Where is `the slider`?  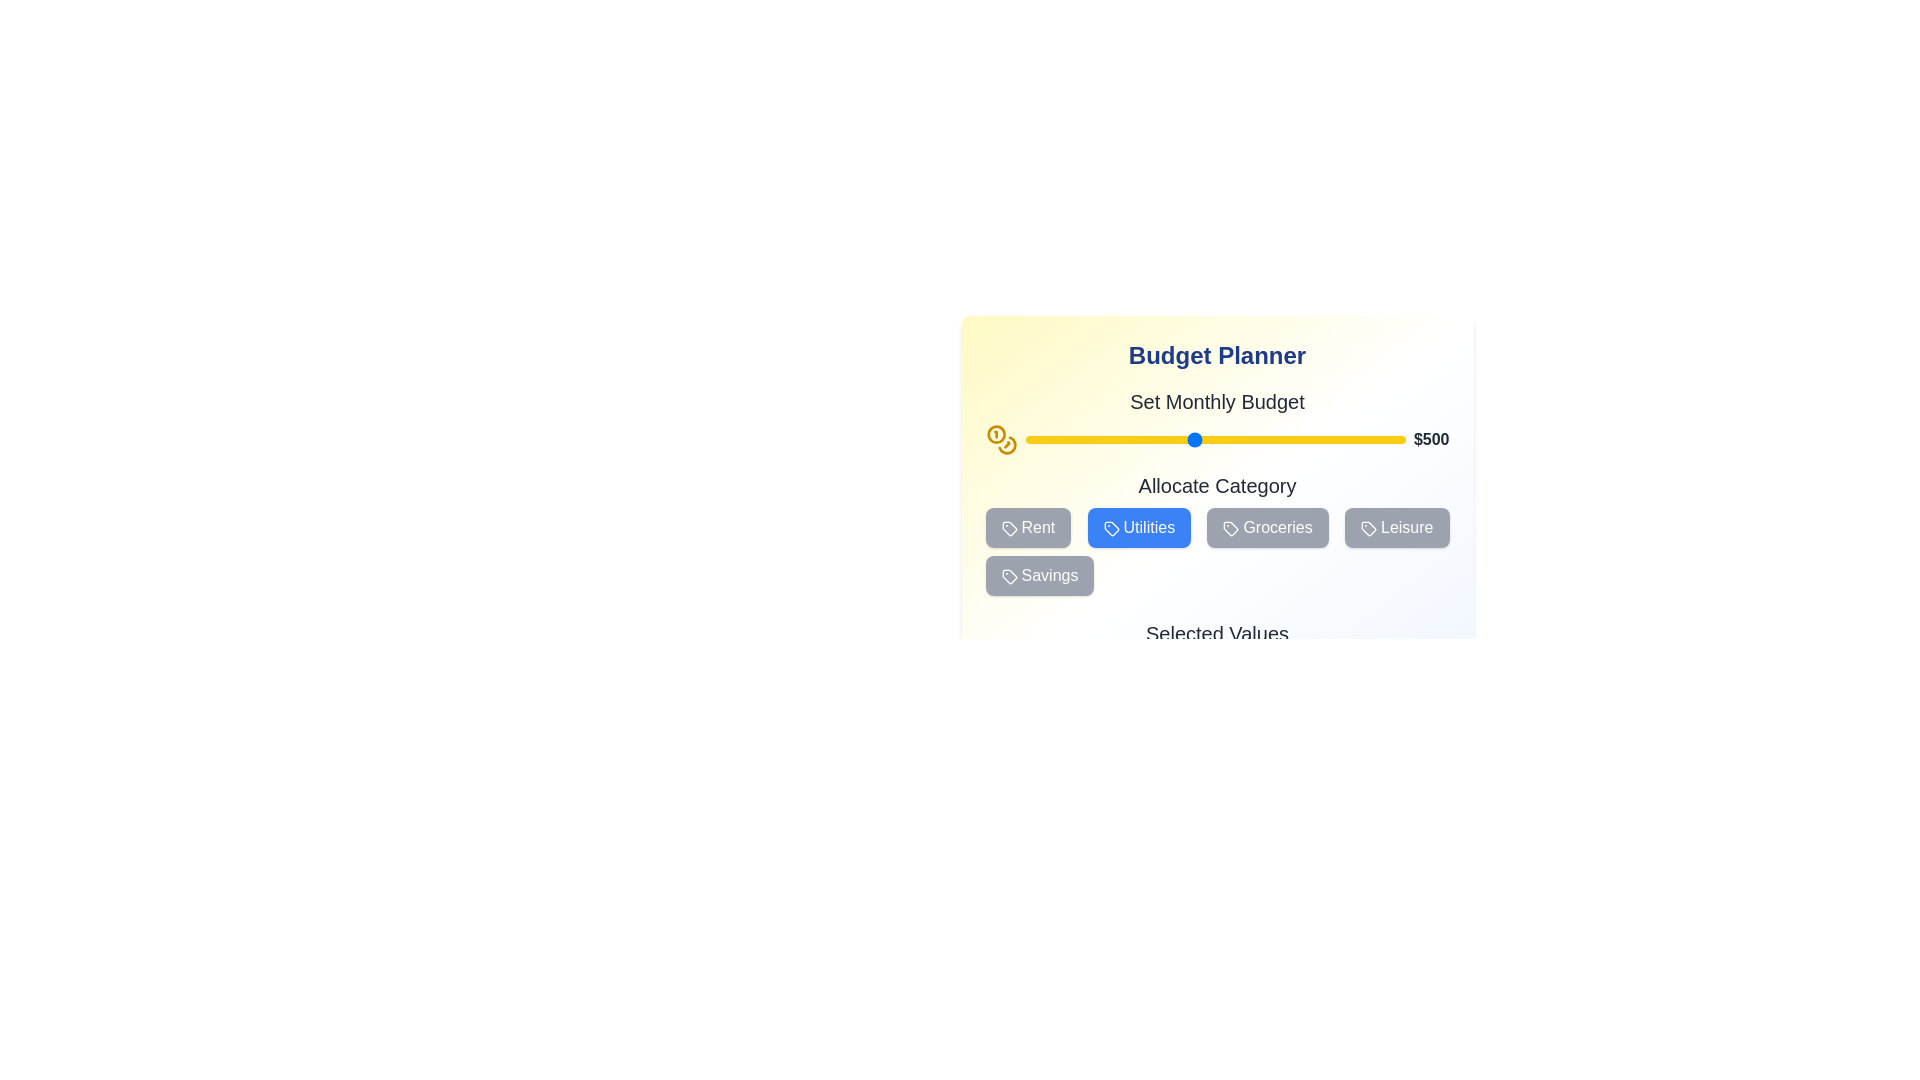
the slider is located at coordinates (1265, 438).